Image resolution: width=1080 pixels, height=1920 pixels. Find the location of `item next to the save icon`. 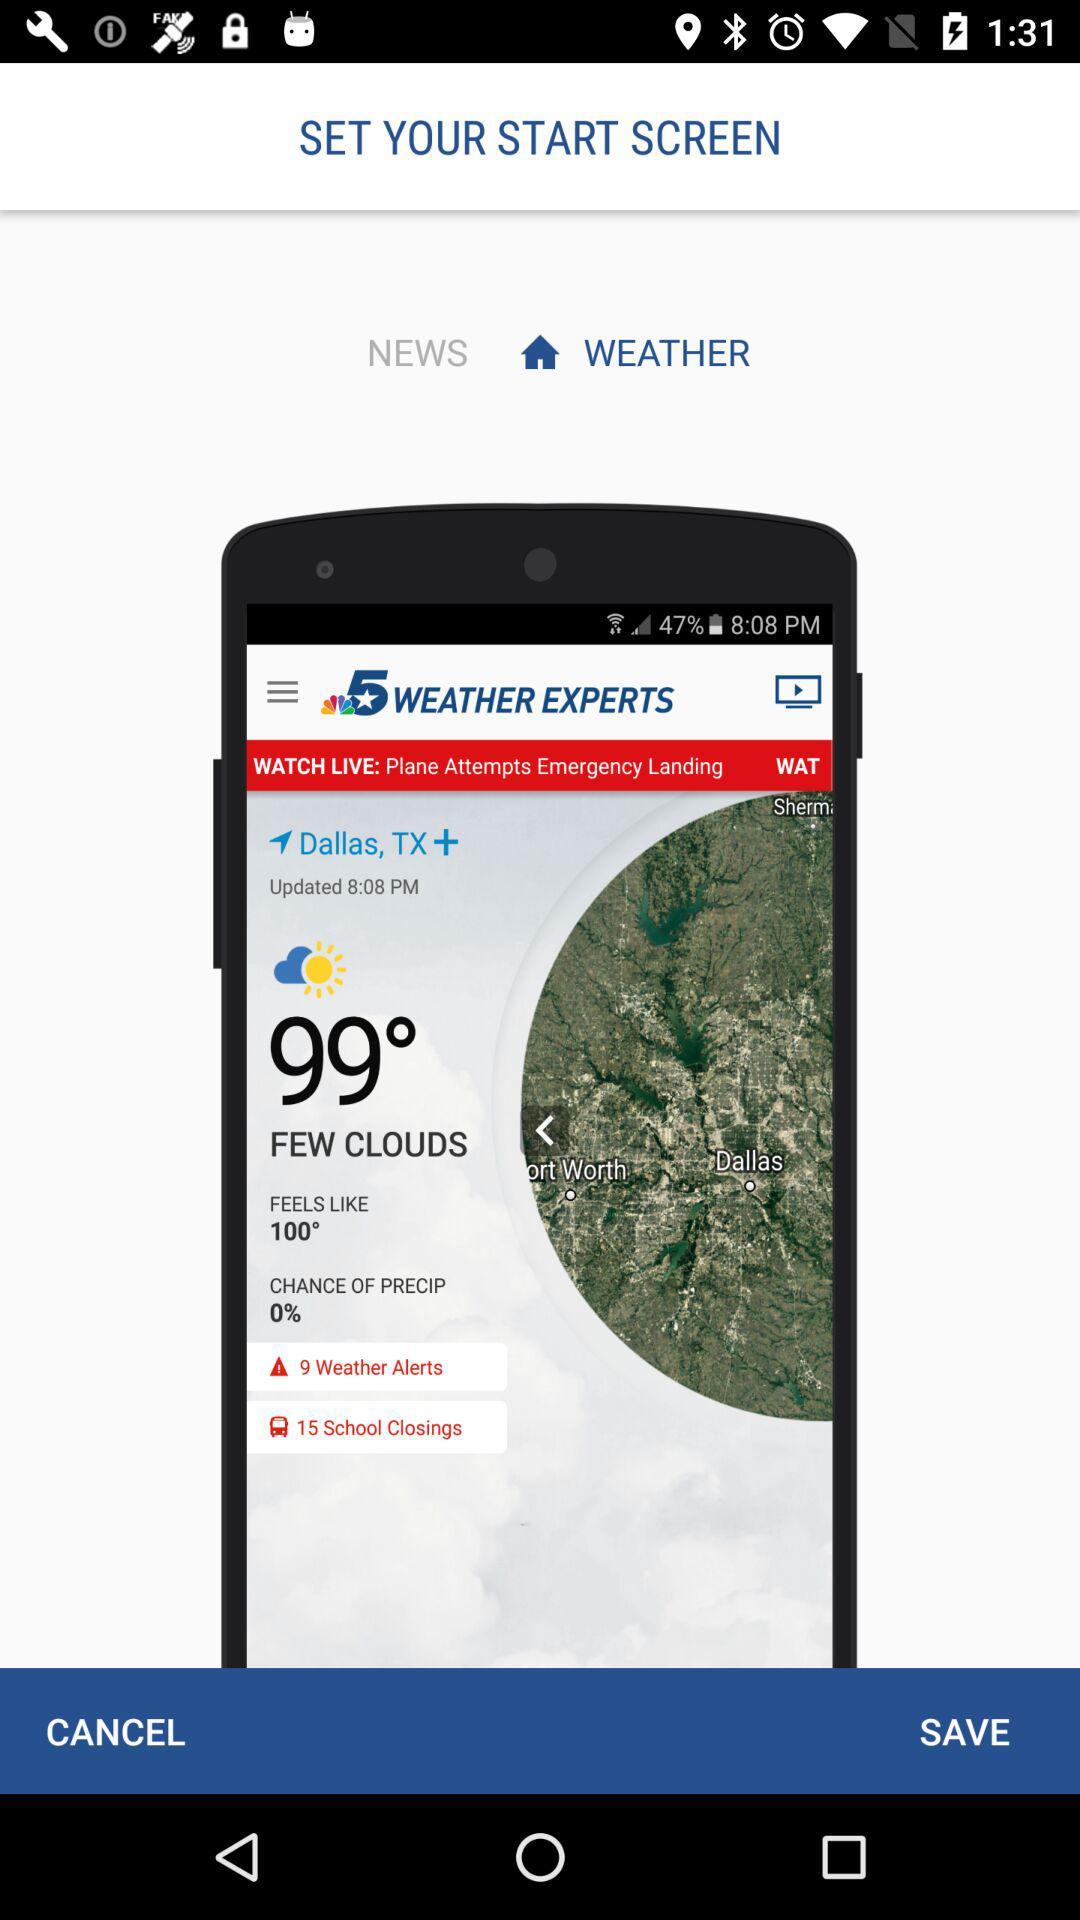

item next to the save icon is located at coordinates (115, 1730).